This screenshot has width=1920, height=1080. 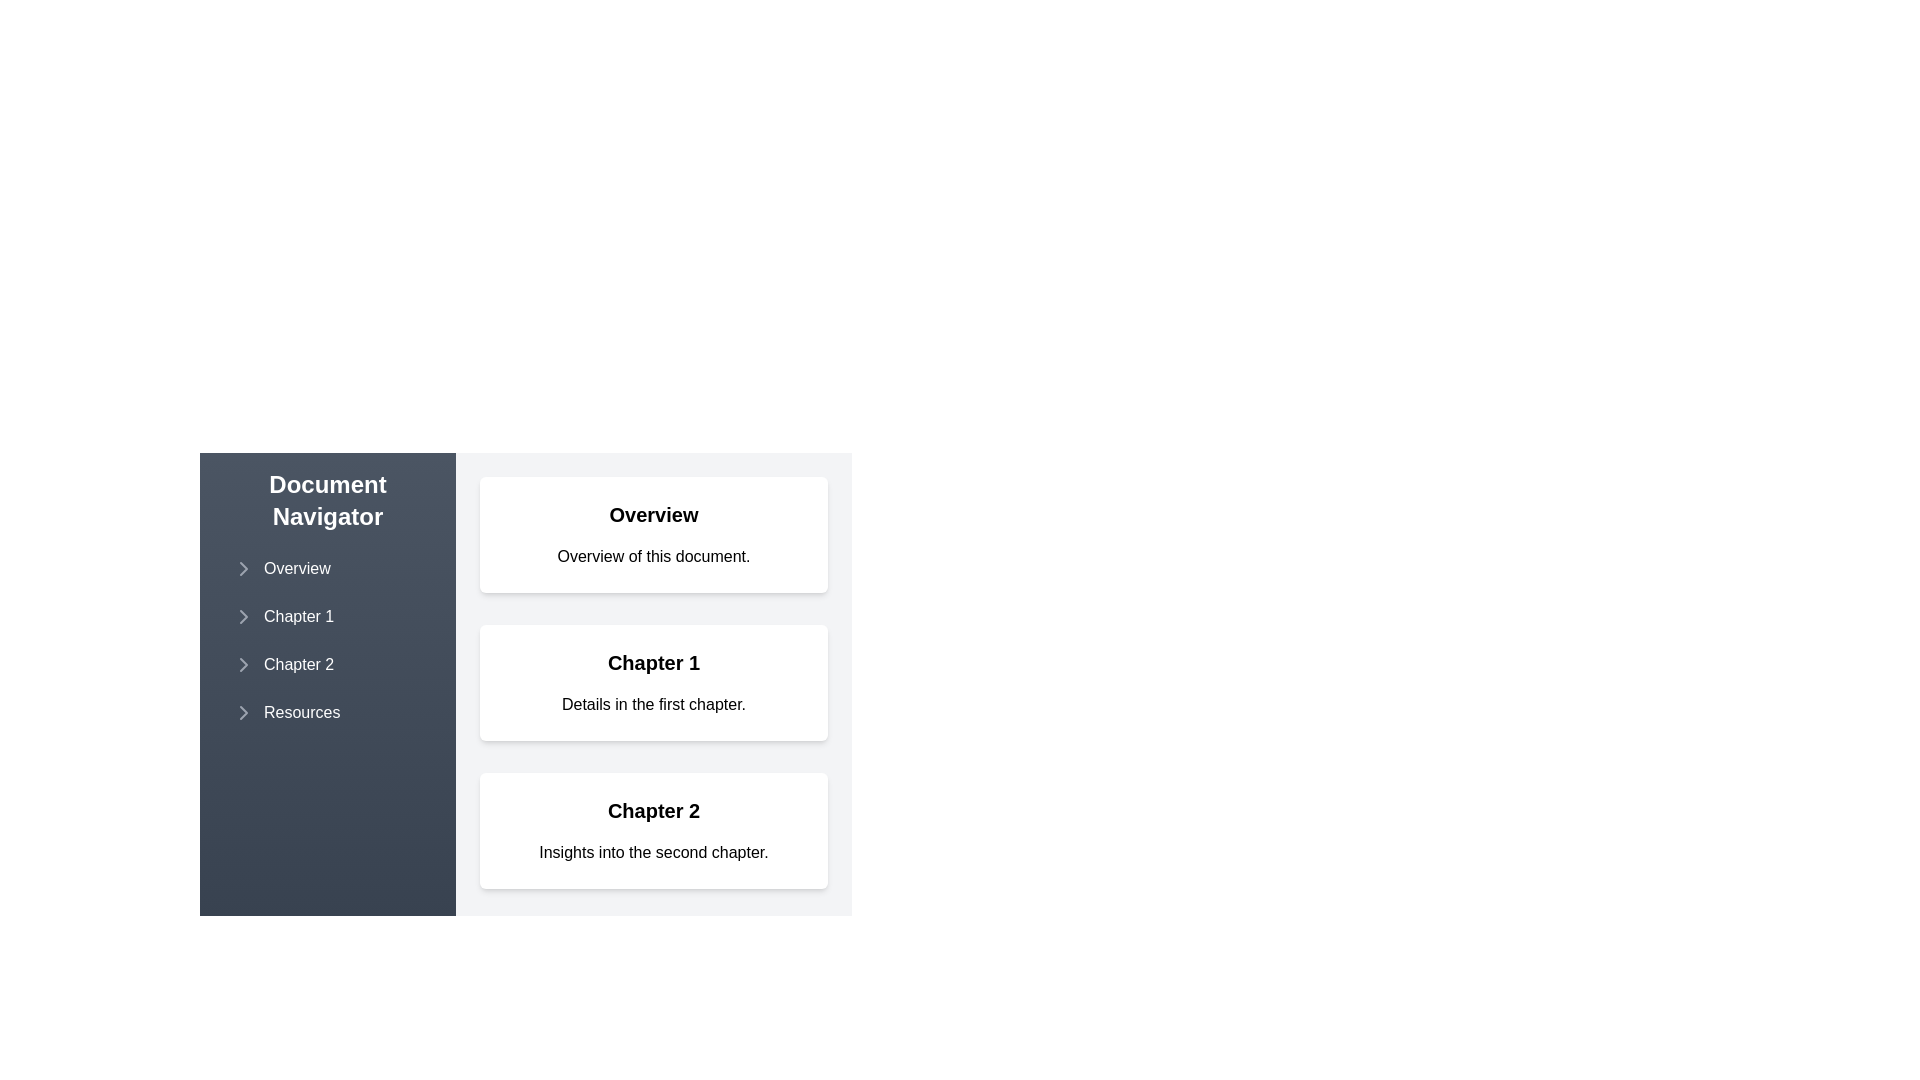 What do you see at coordinates (243, 664) in the screenshot?
I see `the chevron right arrow icon located next to the text 'Chapter 2' in the sidebar menu` at bounding box center [243, 664].